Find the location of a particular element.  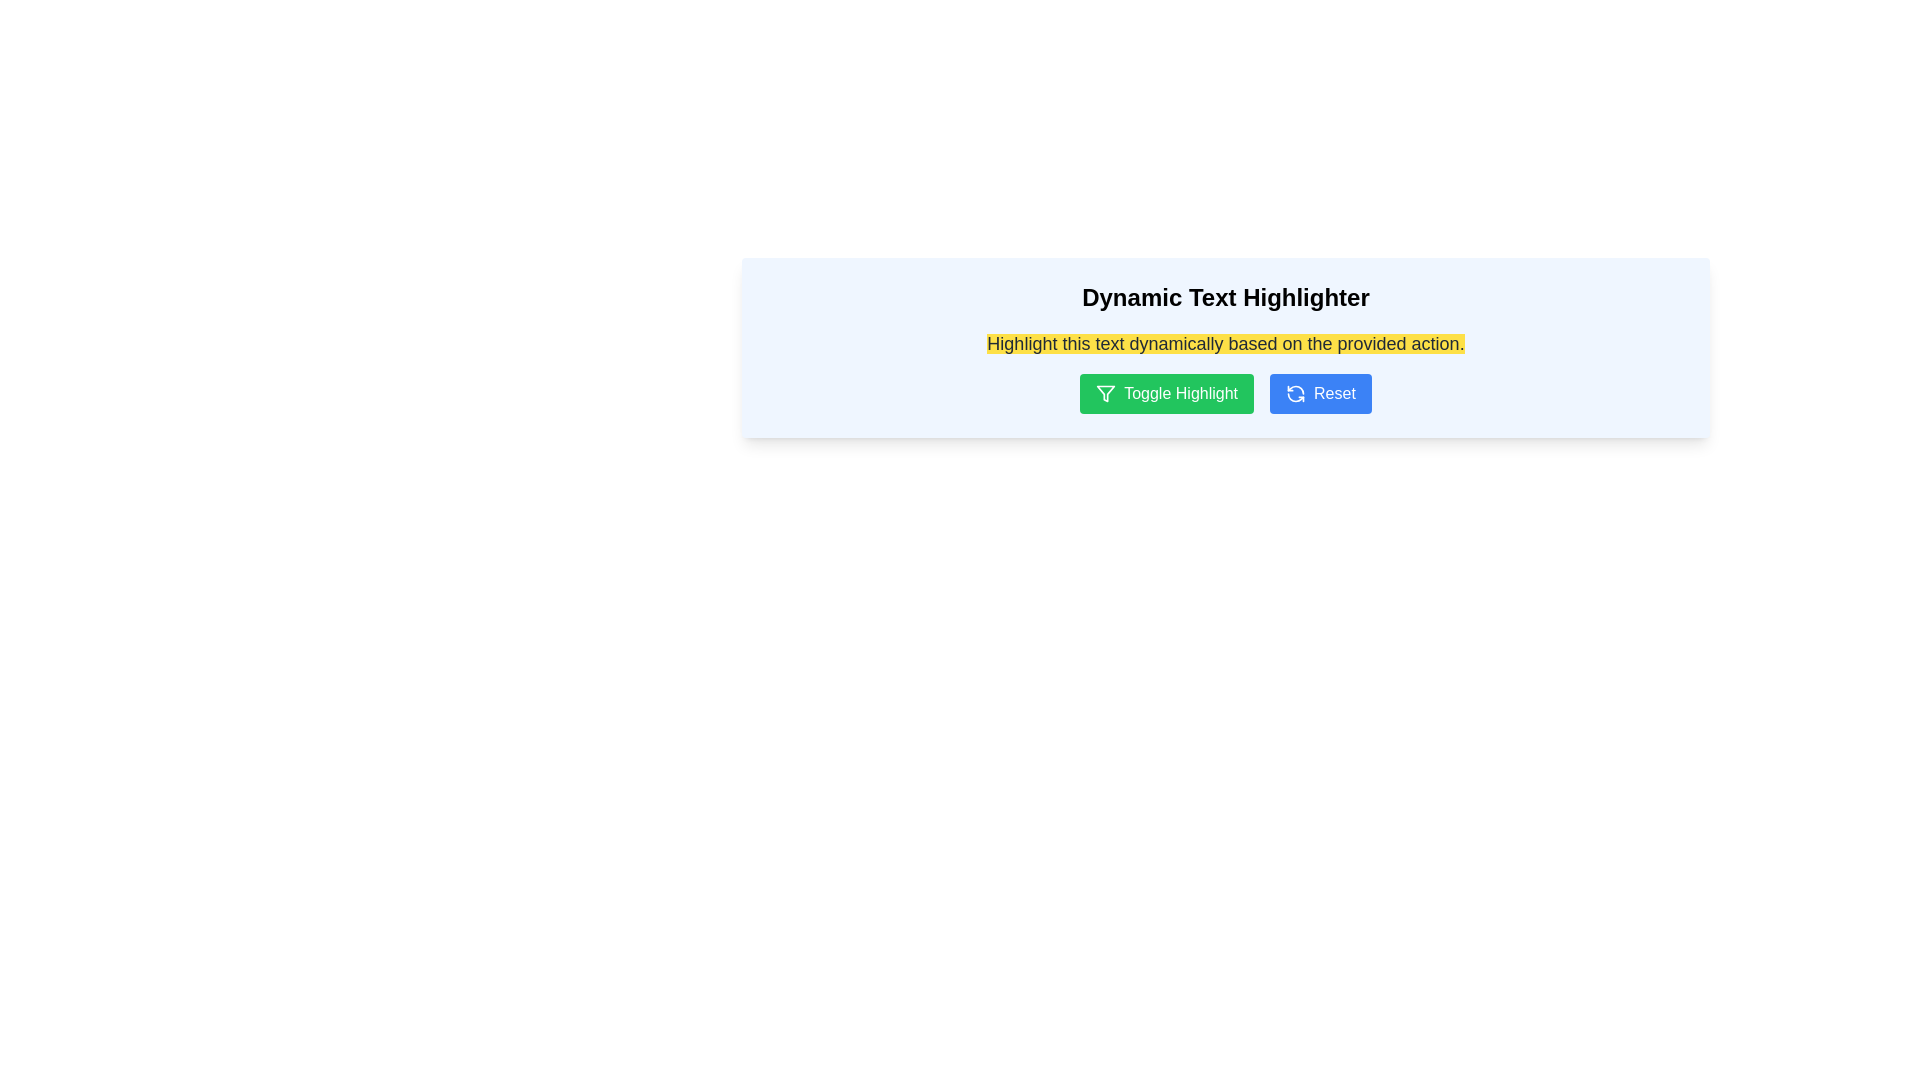

the filter icon with a funnel design located in the top-right corner of the toolbar is located at coordinates (1105, 393).